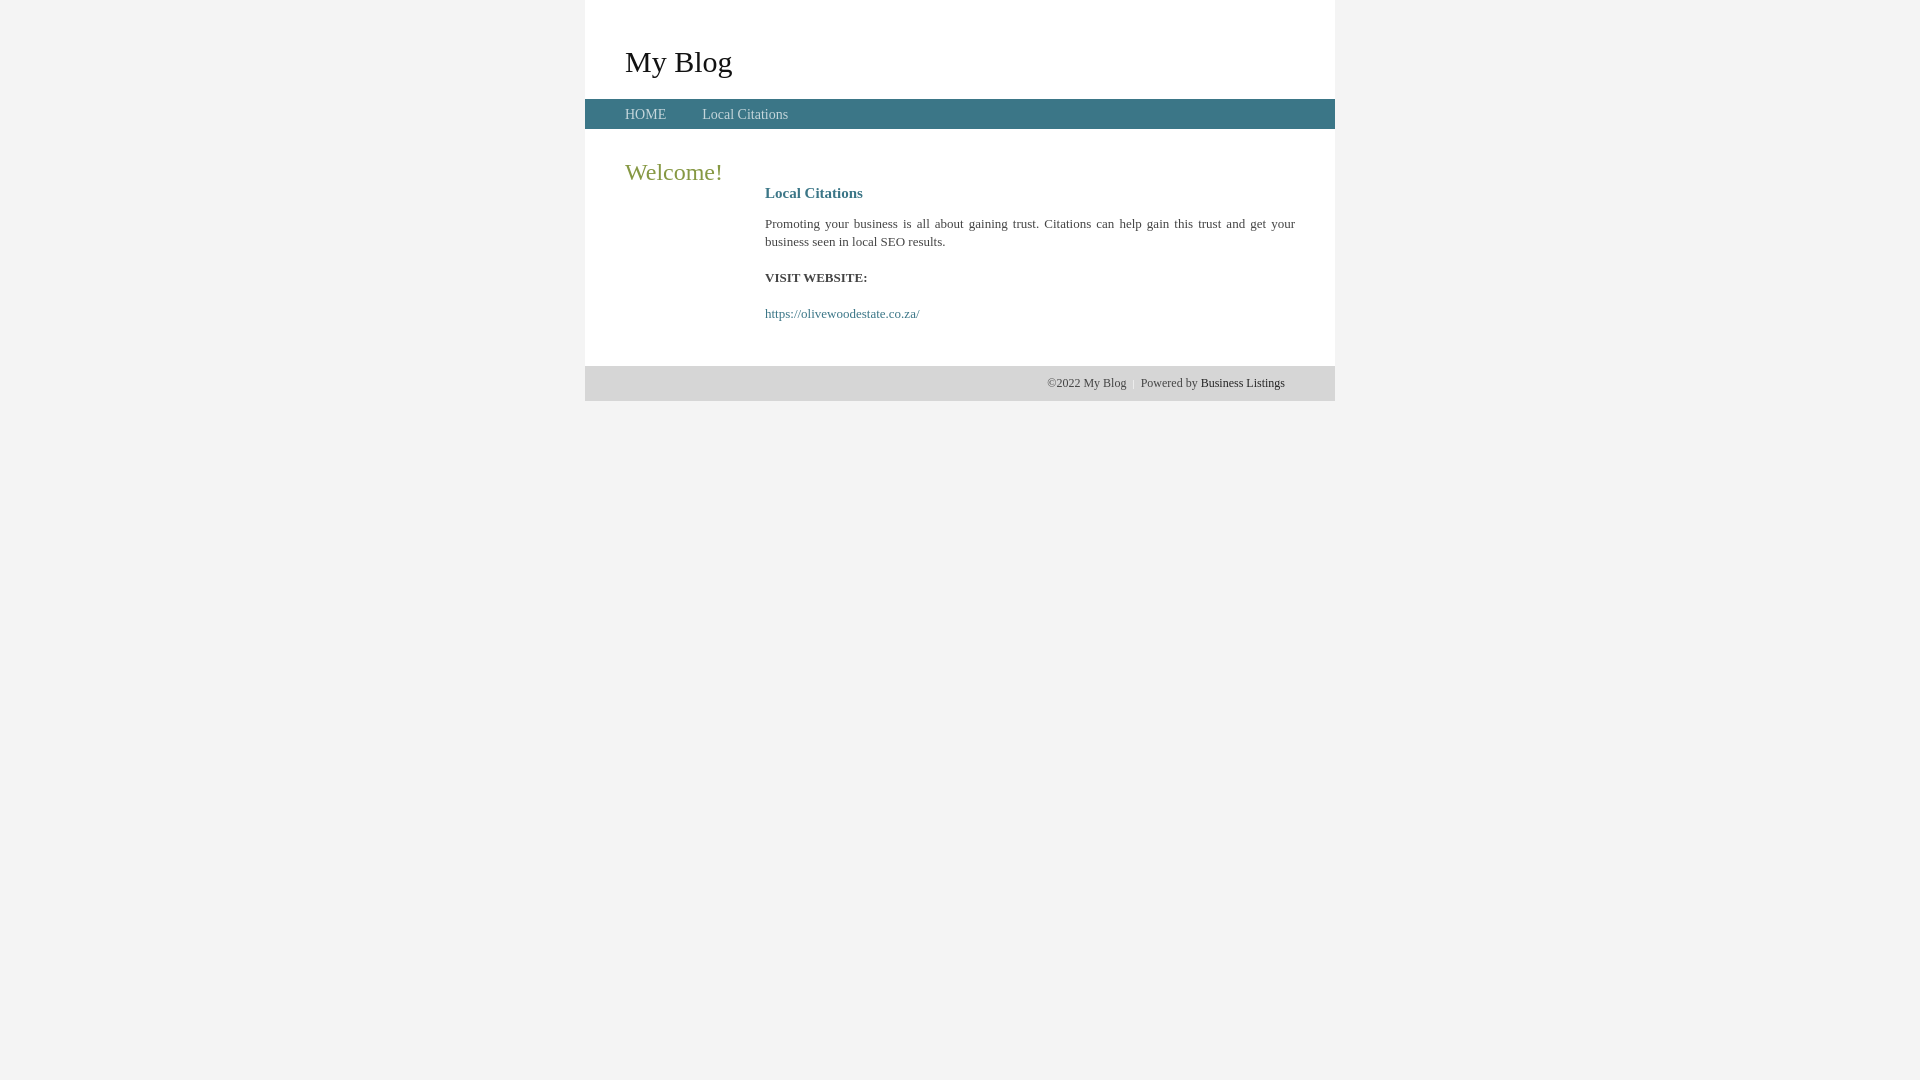 Image resolution: width=1920 pixels, height=1080 pixels. I want to click on 'https://olivewoodestate.co.za/', so click(842, 313).